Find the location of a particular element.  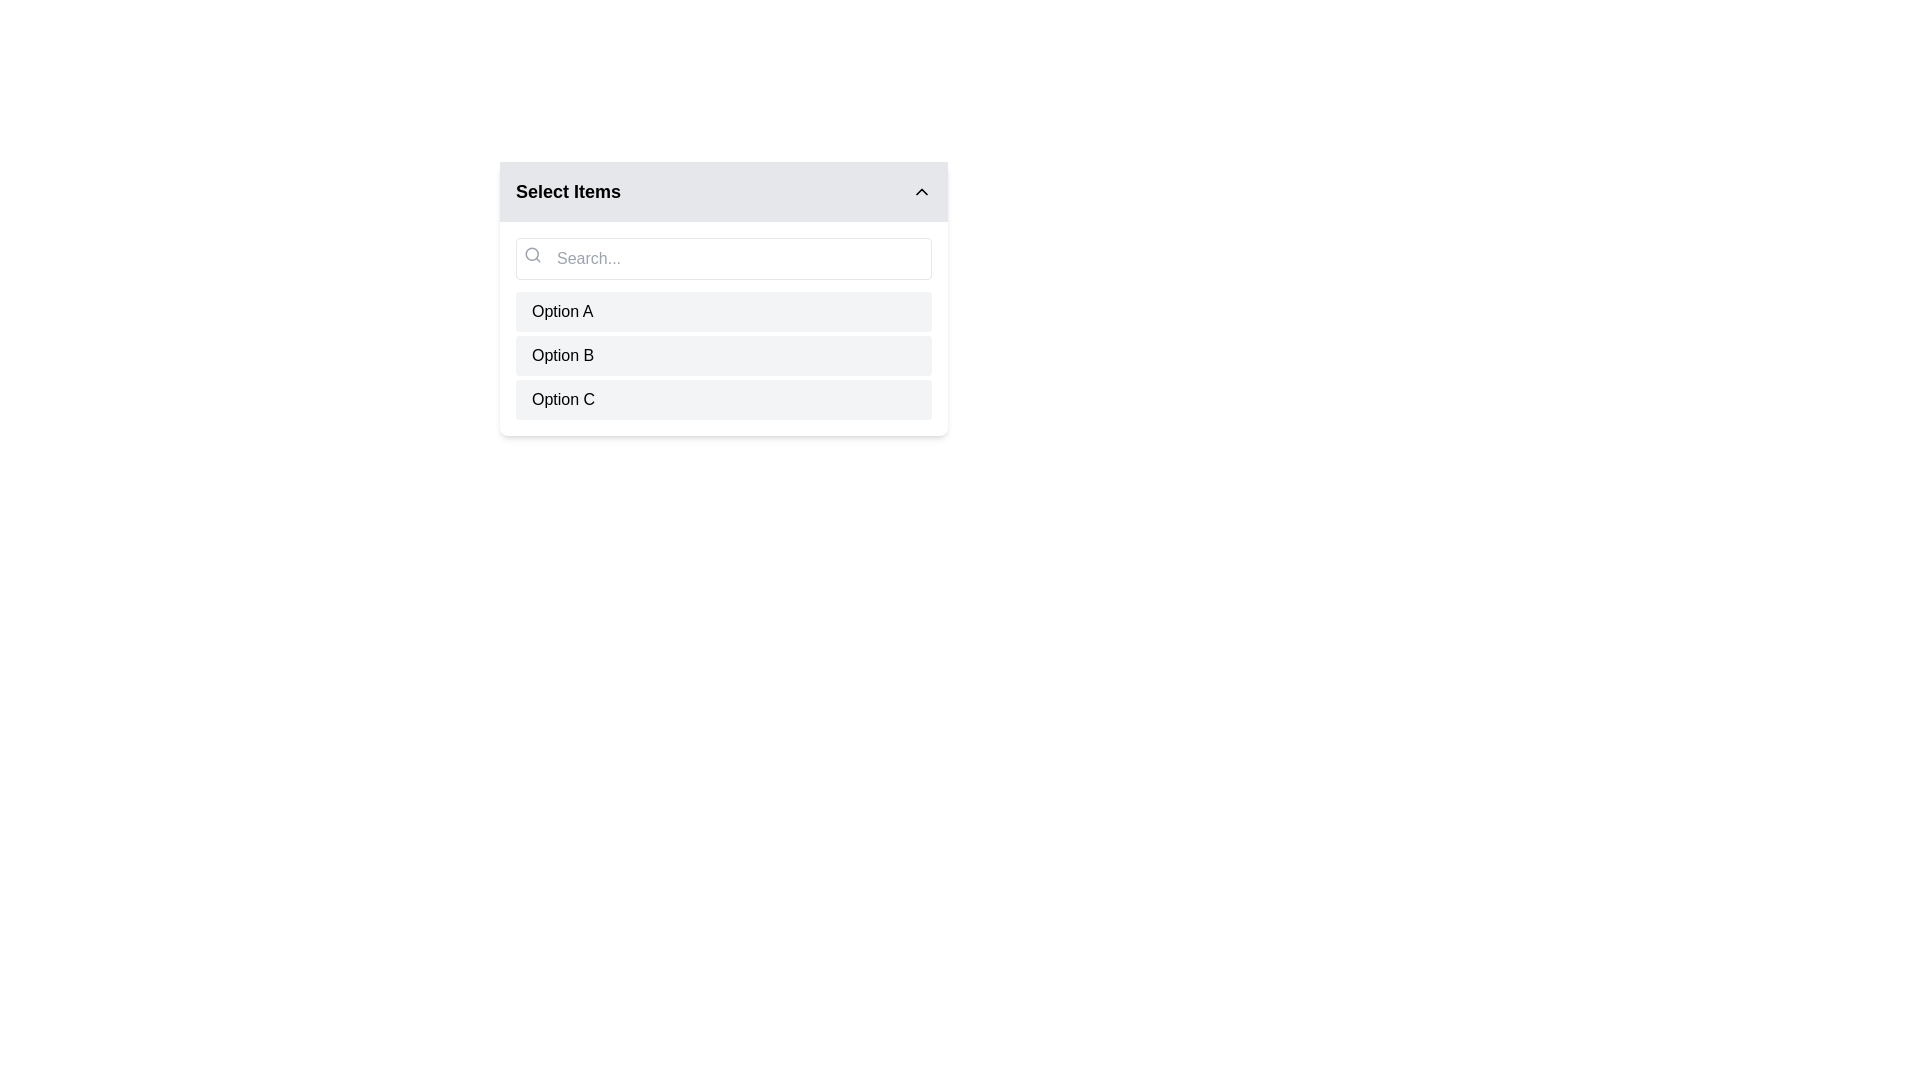

on the list item displaying 'Option C', which is the last option in a vertically stacked list with a light gray background and rounded corners is located at coordinates (723, 400).